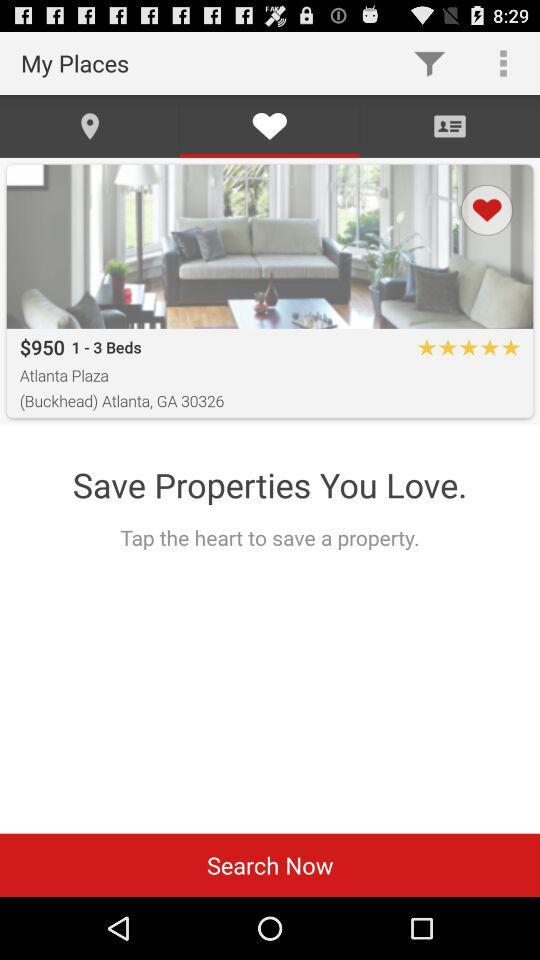  I want to click on search now item, so click(270, 864).